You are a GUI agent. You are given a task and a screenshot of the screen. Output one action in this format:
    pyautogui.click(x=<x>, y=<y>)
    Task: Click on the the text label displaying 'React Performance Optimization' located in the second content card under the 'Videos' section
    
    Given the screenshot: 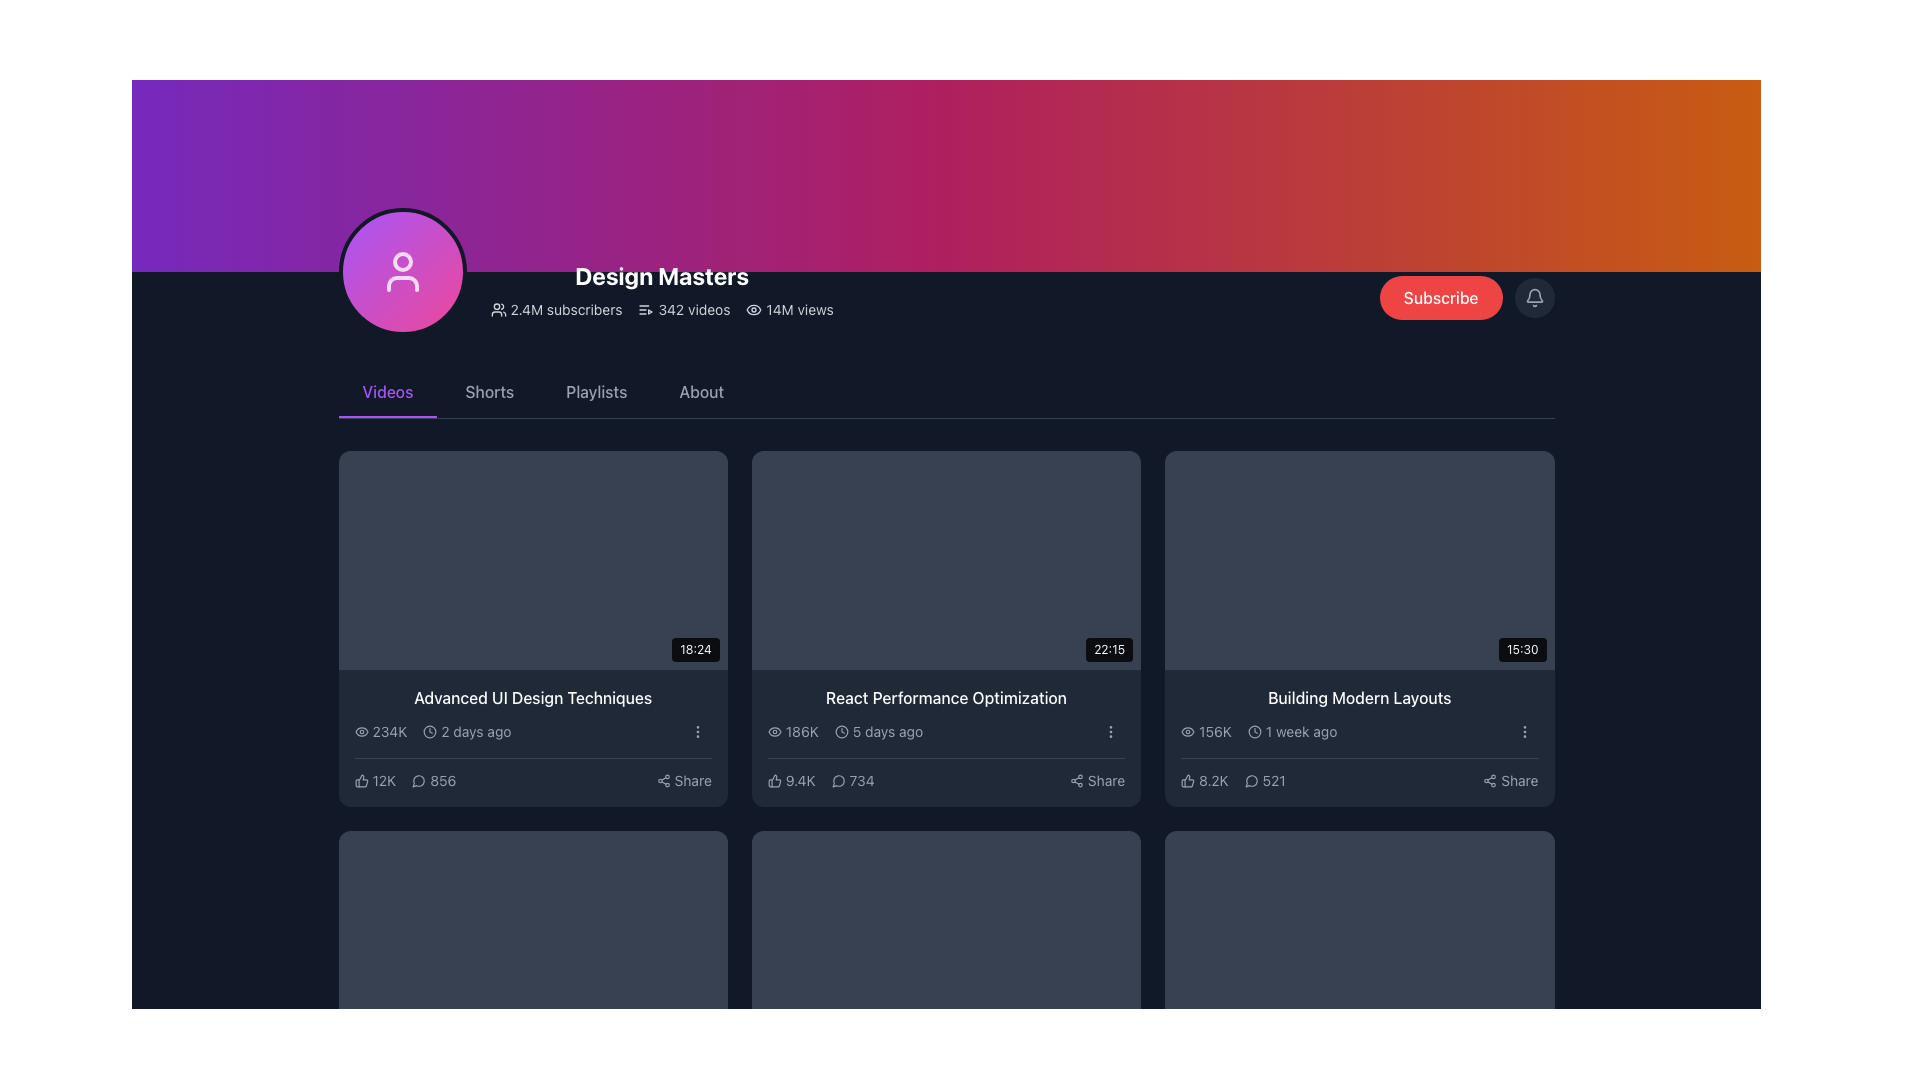 What is the action you would take?
    pyautogui.click(x=945, y=697)
    